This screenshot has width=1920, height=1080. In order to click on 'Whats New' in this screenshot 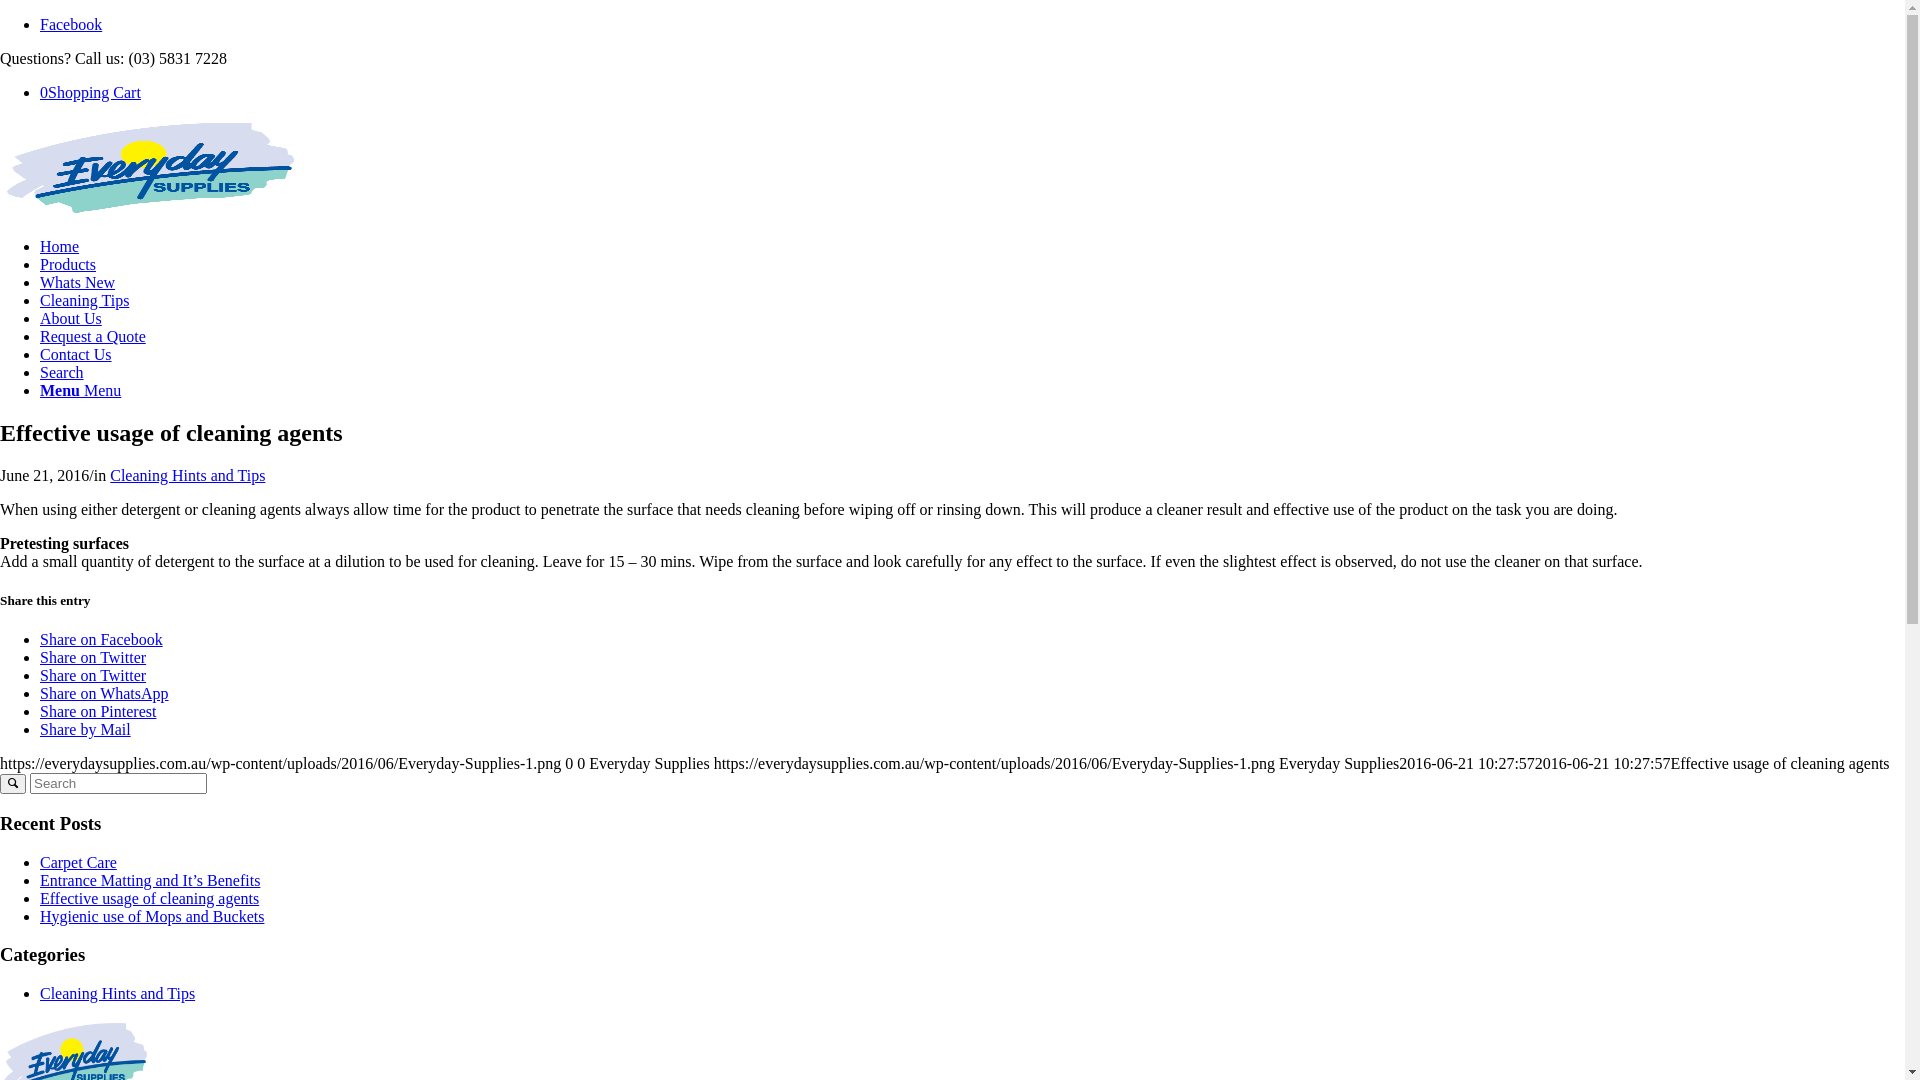, I will do `click(77, 282)`.